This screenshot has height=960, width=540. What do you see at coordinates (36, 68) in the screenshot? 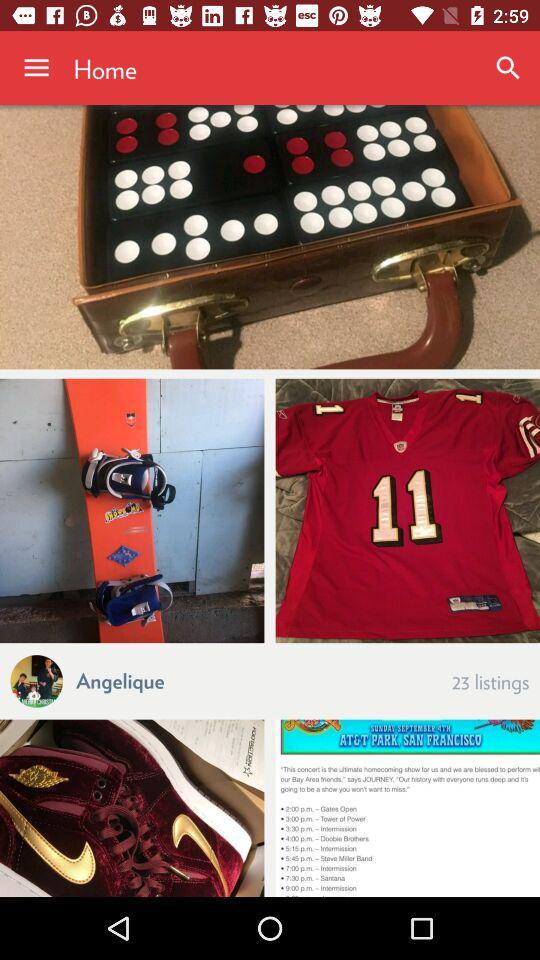
I see `item to the left of the home item` at bounding box center [36, 68].